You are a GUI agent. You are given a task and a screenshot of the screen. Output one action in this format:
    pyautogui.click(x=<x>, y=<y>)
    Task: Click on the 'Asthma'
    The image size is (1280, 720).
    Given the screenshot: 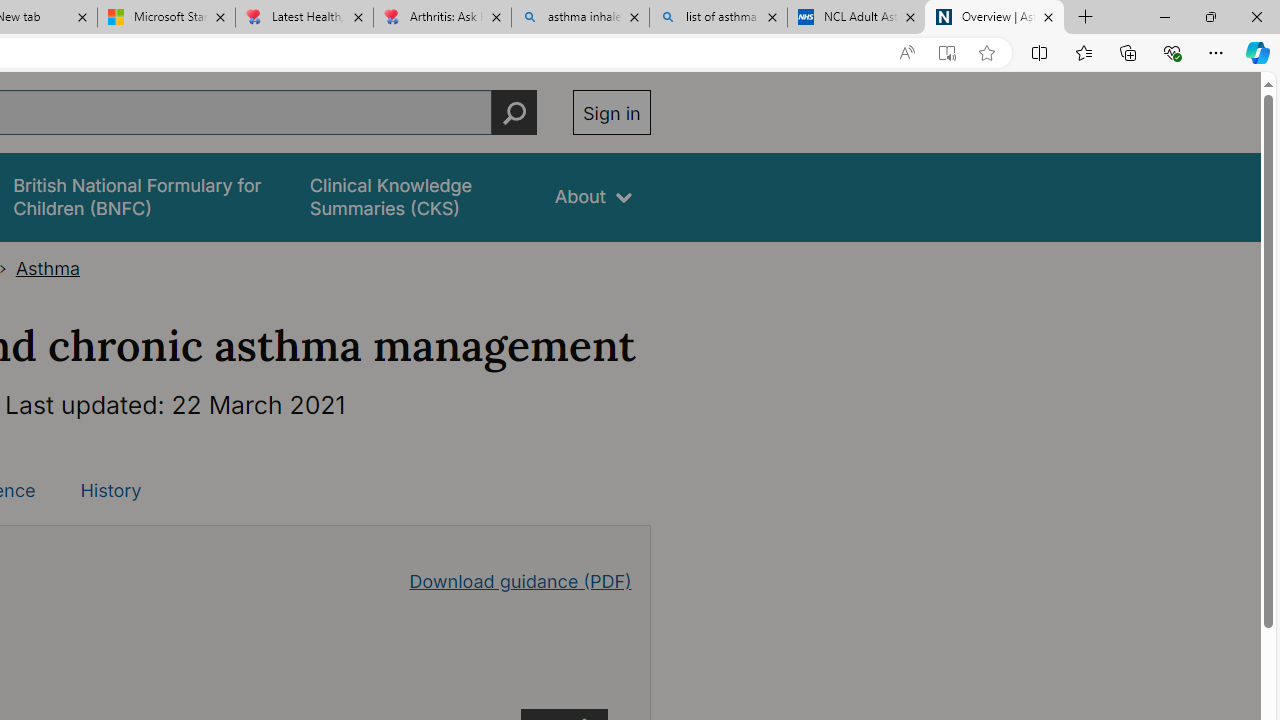 What is the action you would take?
    pyautogui.click(x=48, y=268)
    